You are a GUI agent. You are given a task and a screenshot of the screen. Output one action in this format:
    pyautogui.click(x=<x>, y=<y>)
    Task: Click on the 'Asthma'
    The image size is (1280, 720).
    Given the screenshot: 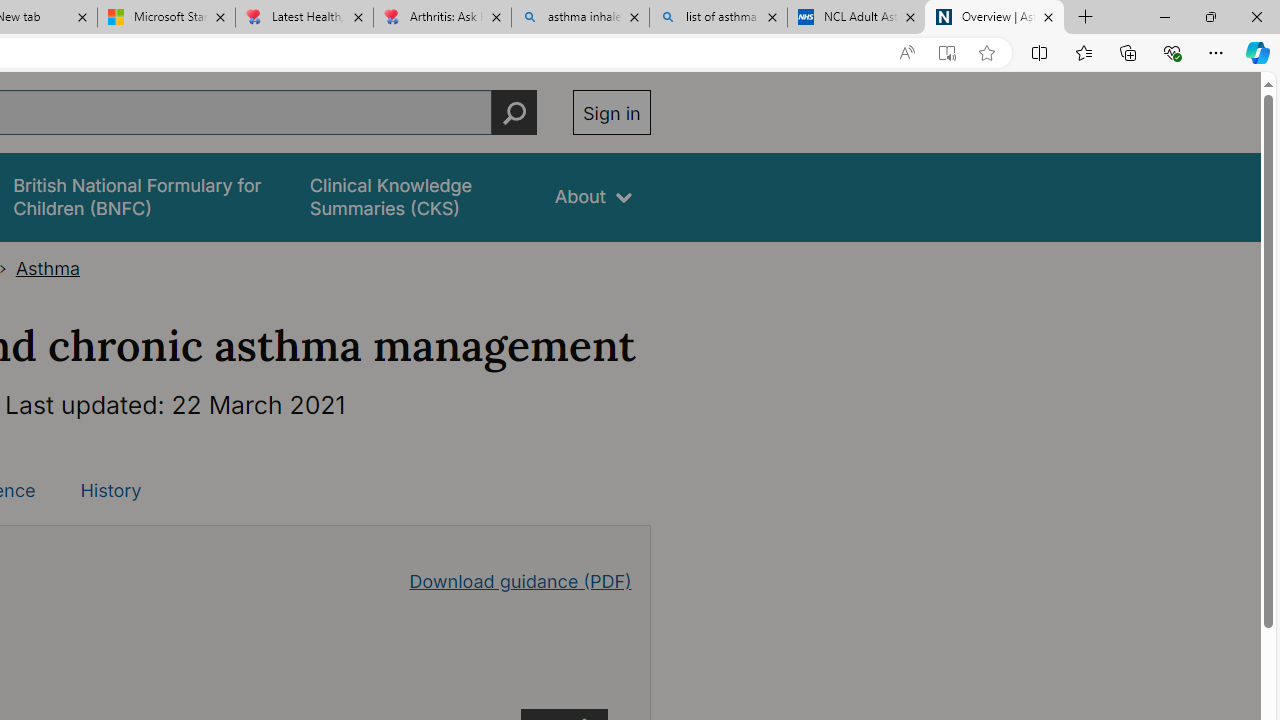 What is the action you would take?
    pyautogui.click(x=48, y=268)
    